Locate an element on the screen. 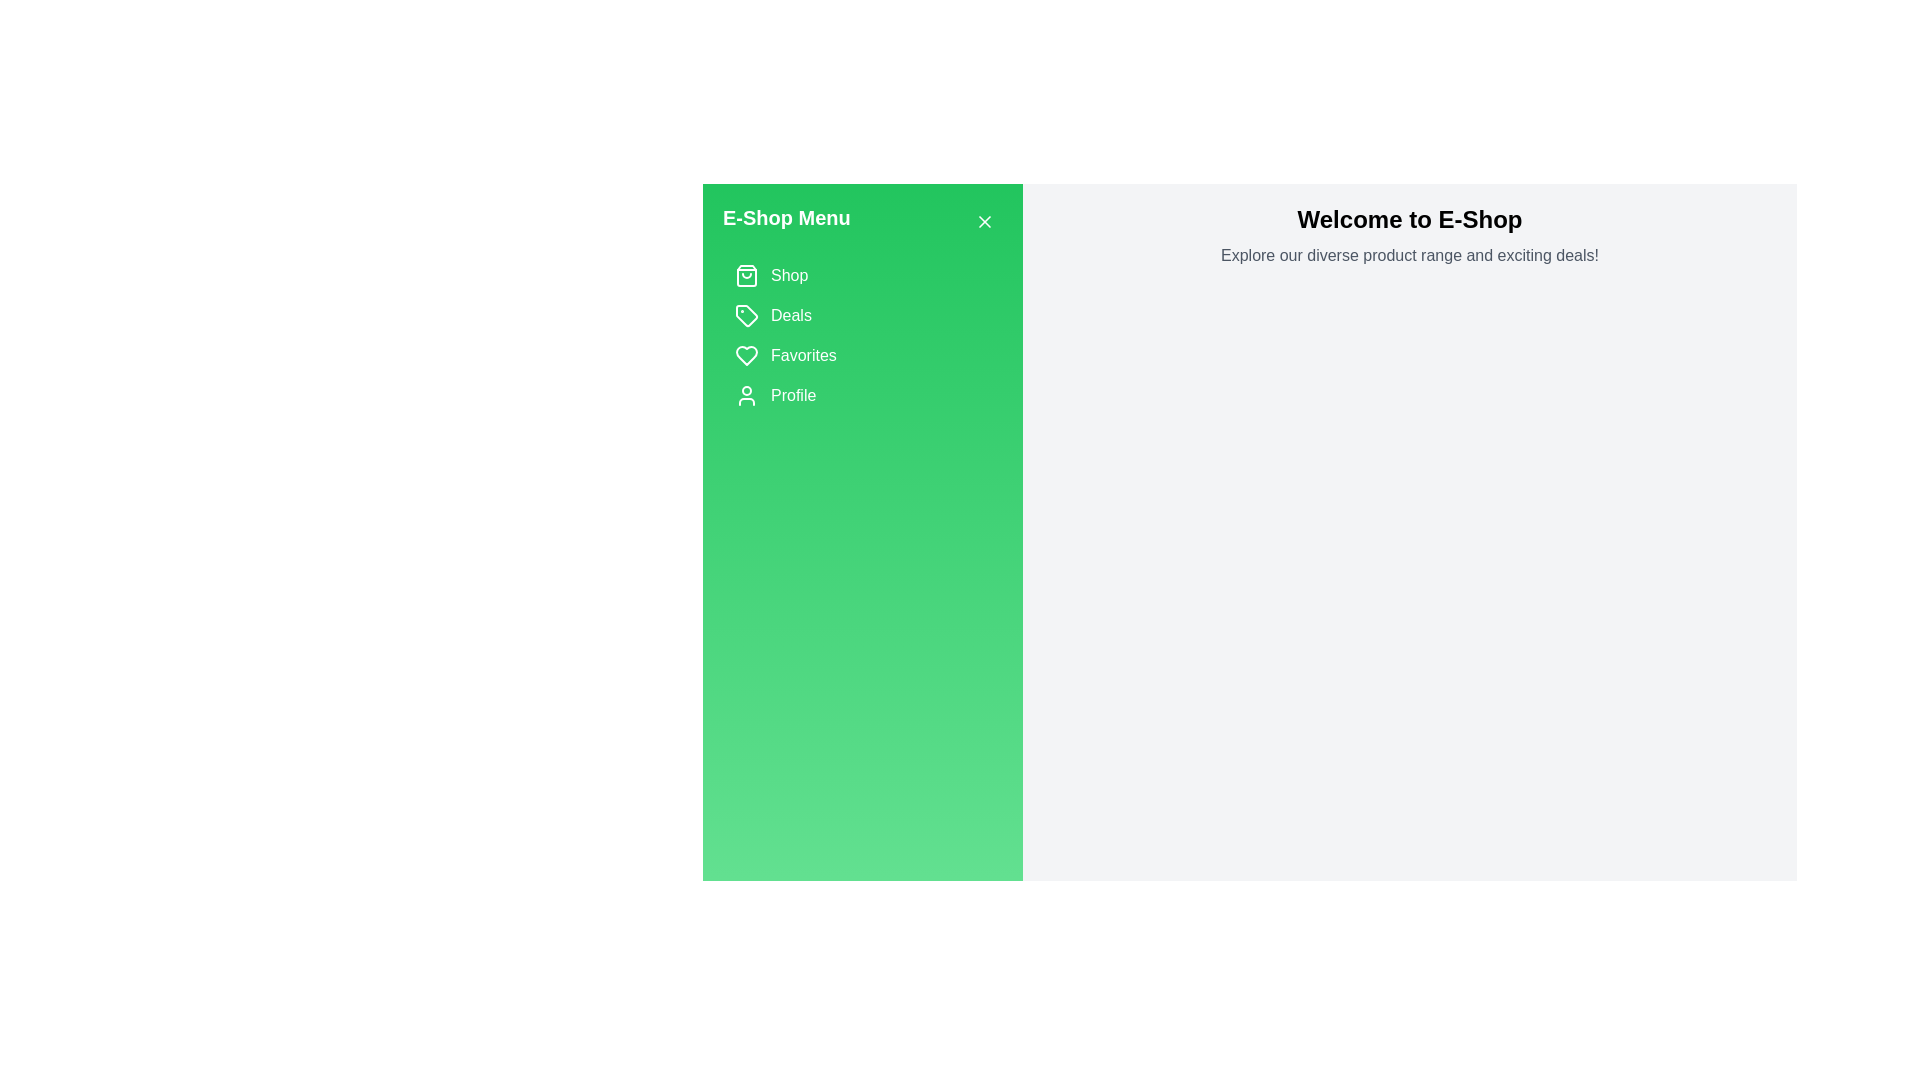  the category item labeled Shop to highlight it is located at coordinates (863, 276).